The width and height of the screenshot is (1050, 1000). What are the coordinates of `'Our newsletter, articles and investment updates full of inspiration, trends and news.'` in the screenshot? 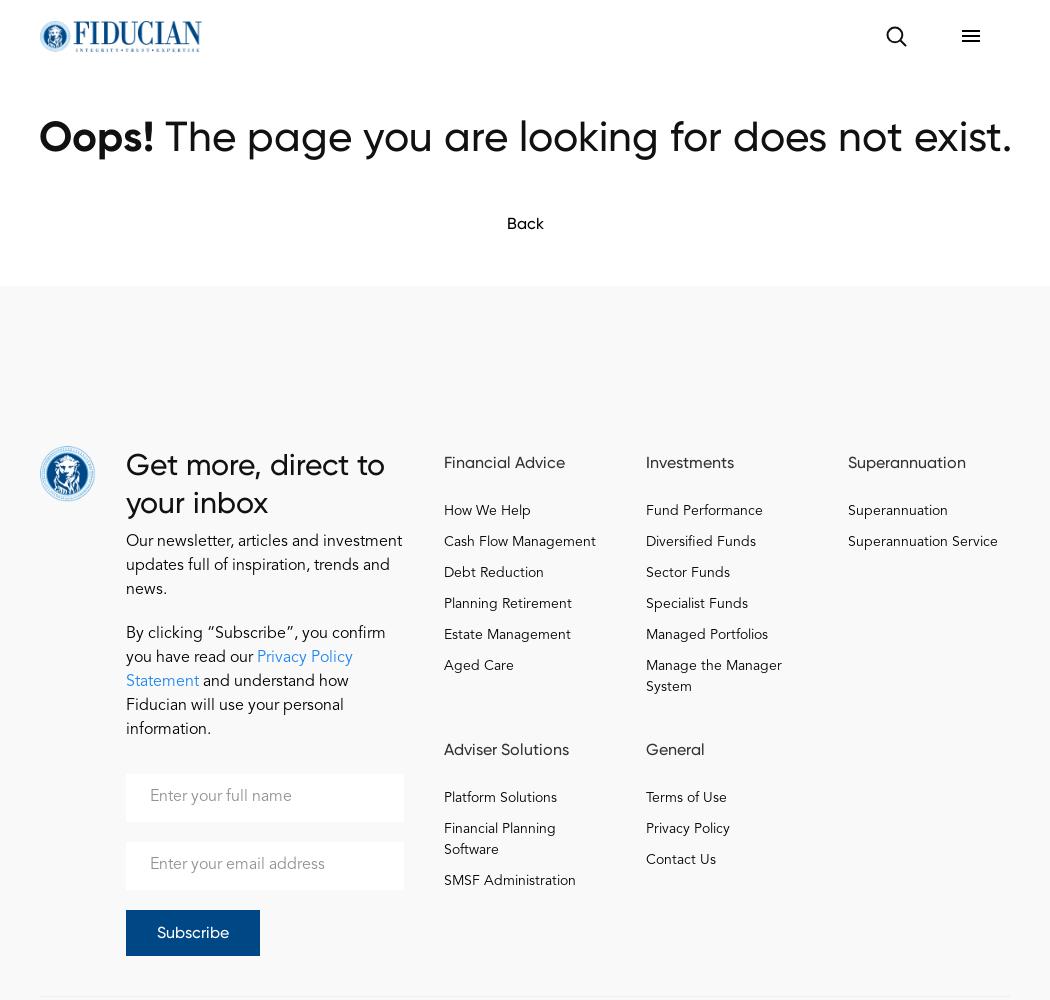 It's located at (262, 564).